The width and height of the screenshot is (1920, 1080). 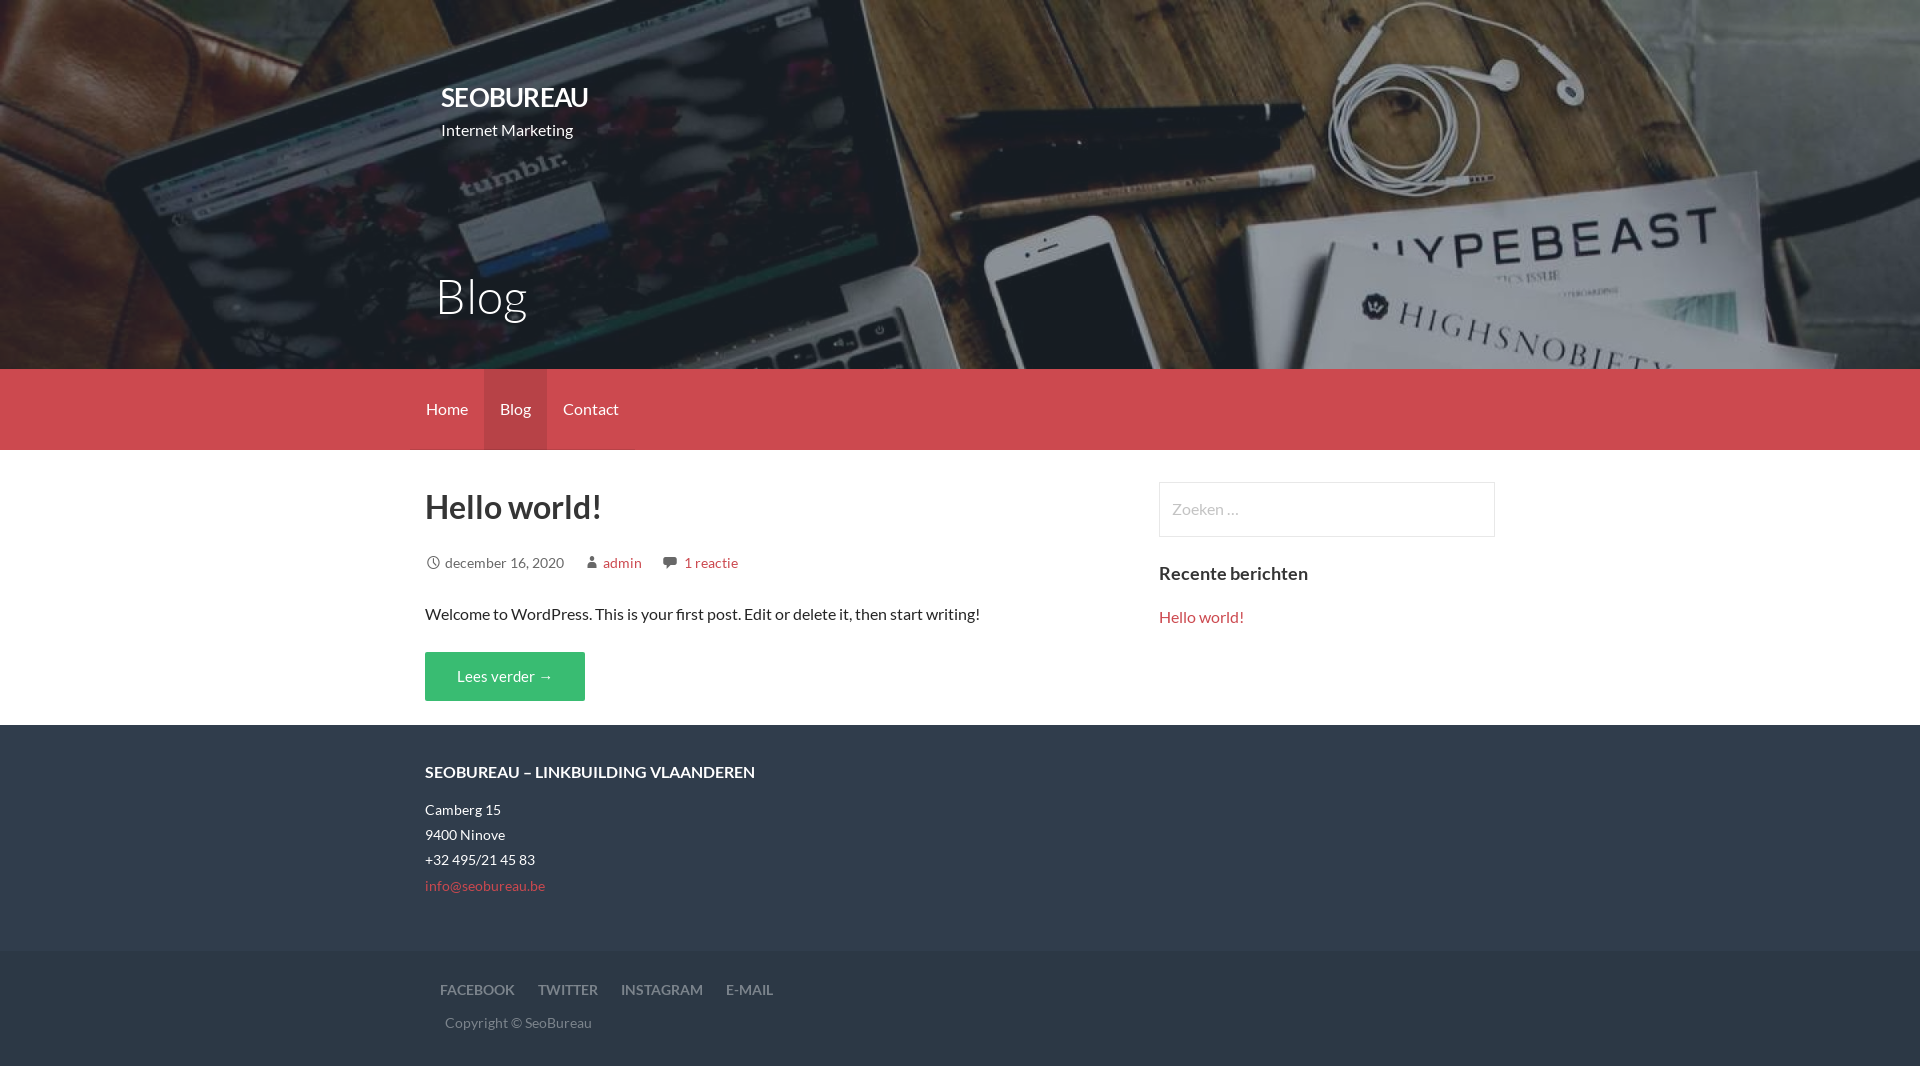 I want to click on 'Contact', so click(x=547, y=408).